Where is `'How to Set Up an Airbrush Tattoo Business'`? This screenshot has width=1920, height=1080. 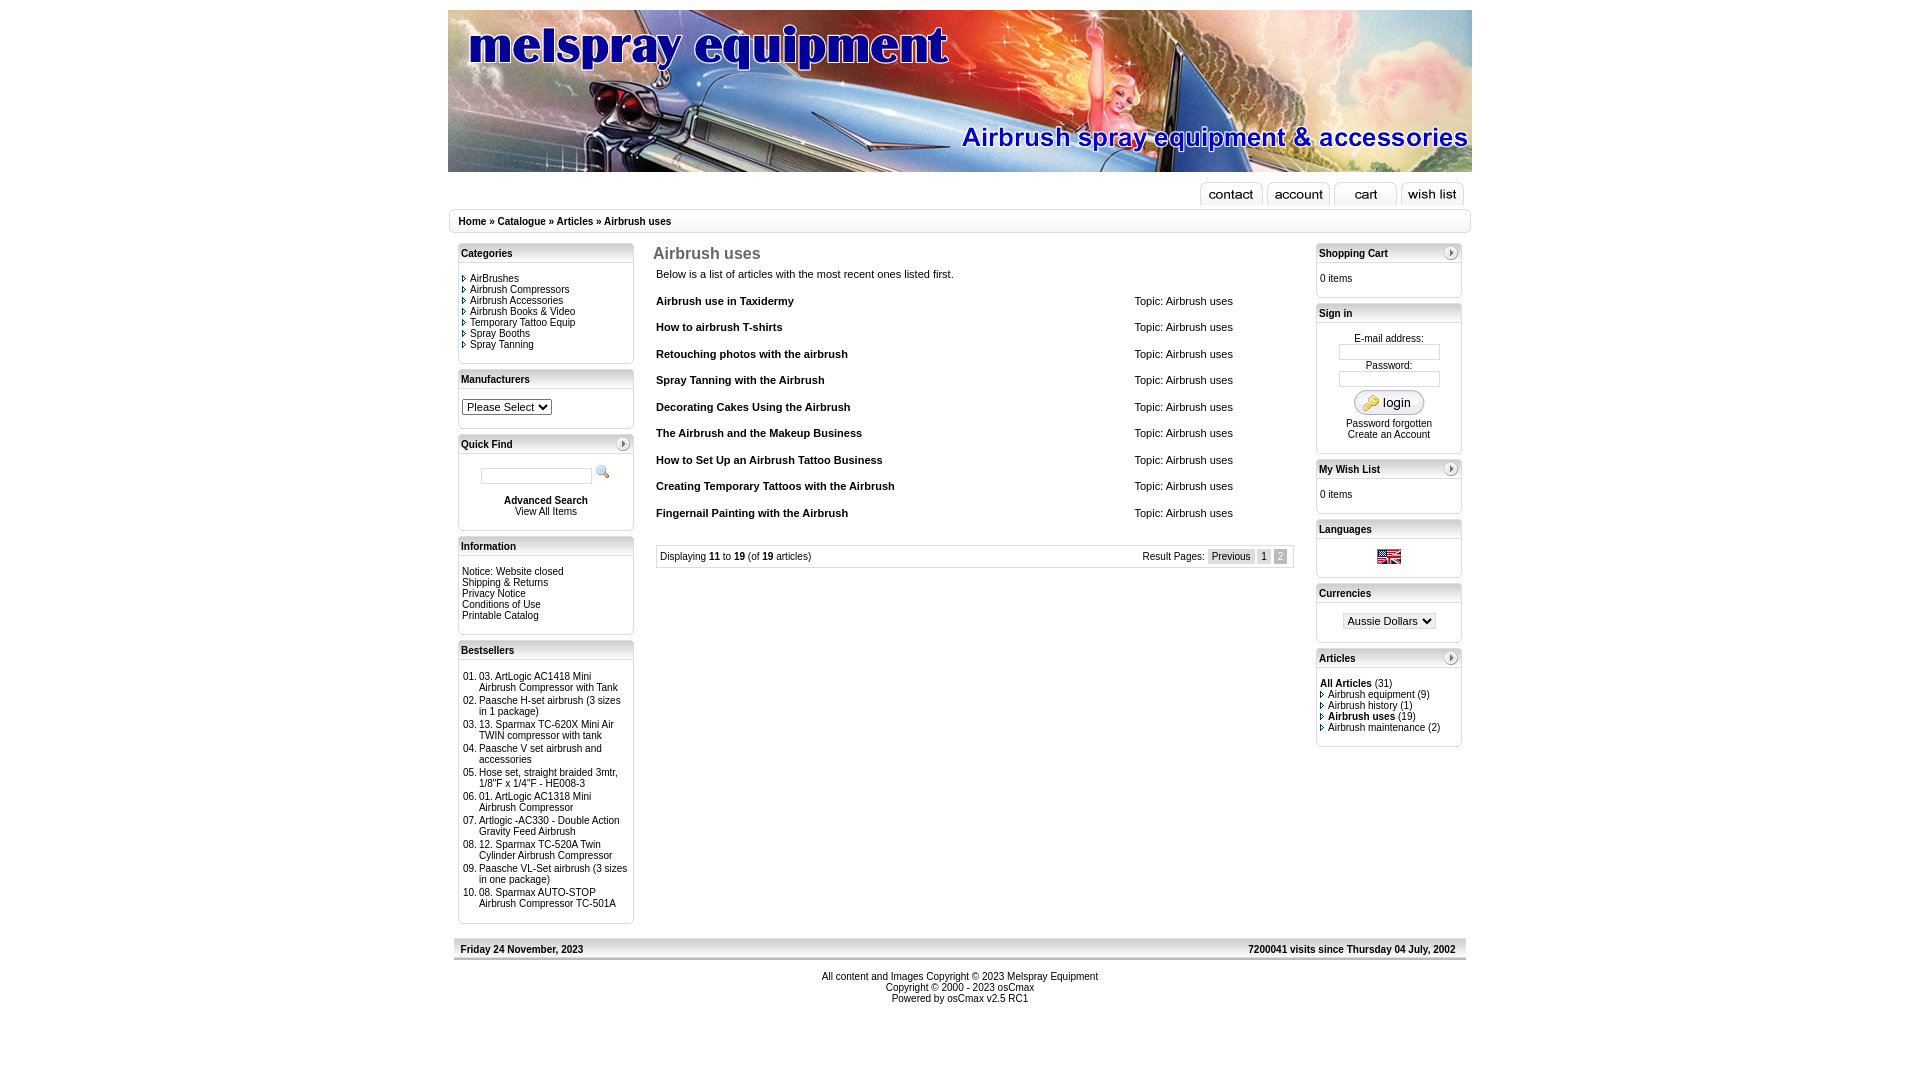 'How to Set Up an Airbrush Tattoo Business' is located at coordinates (768, 459).